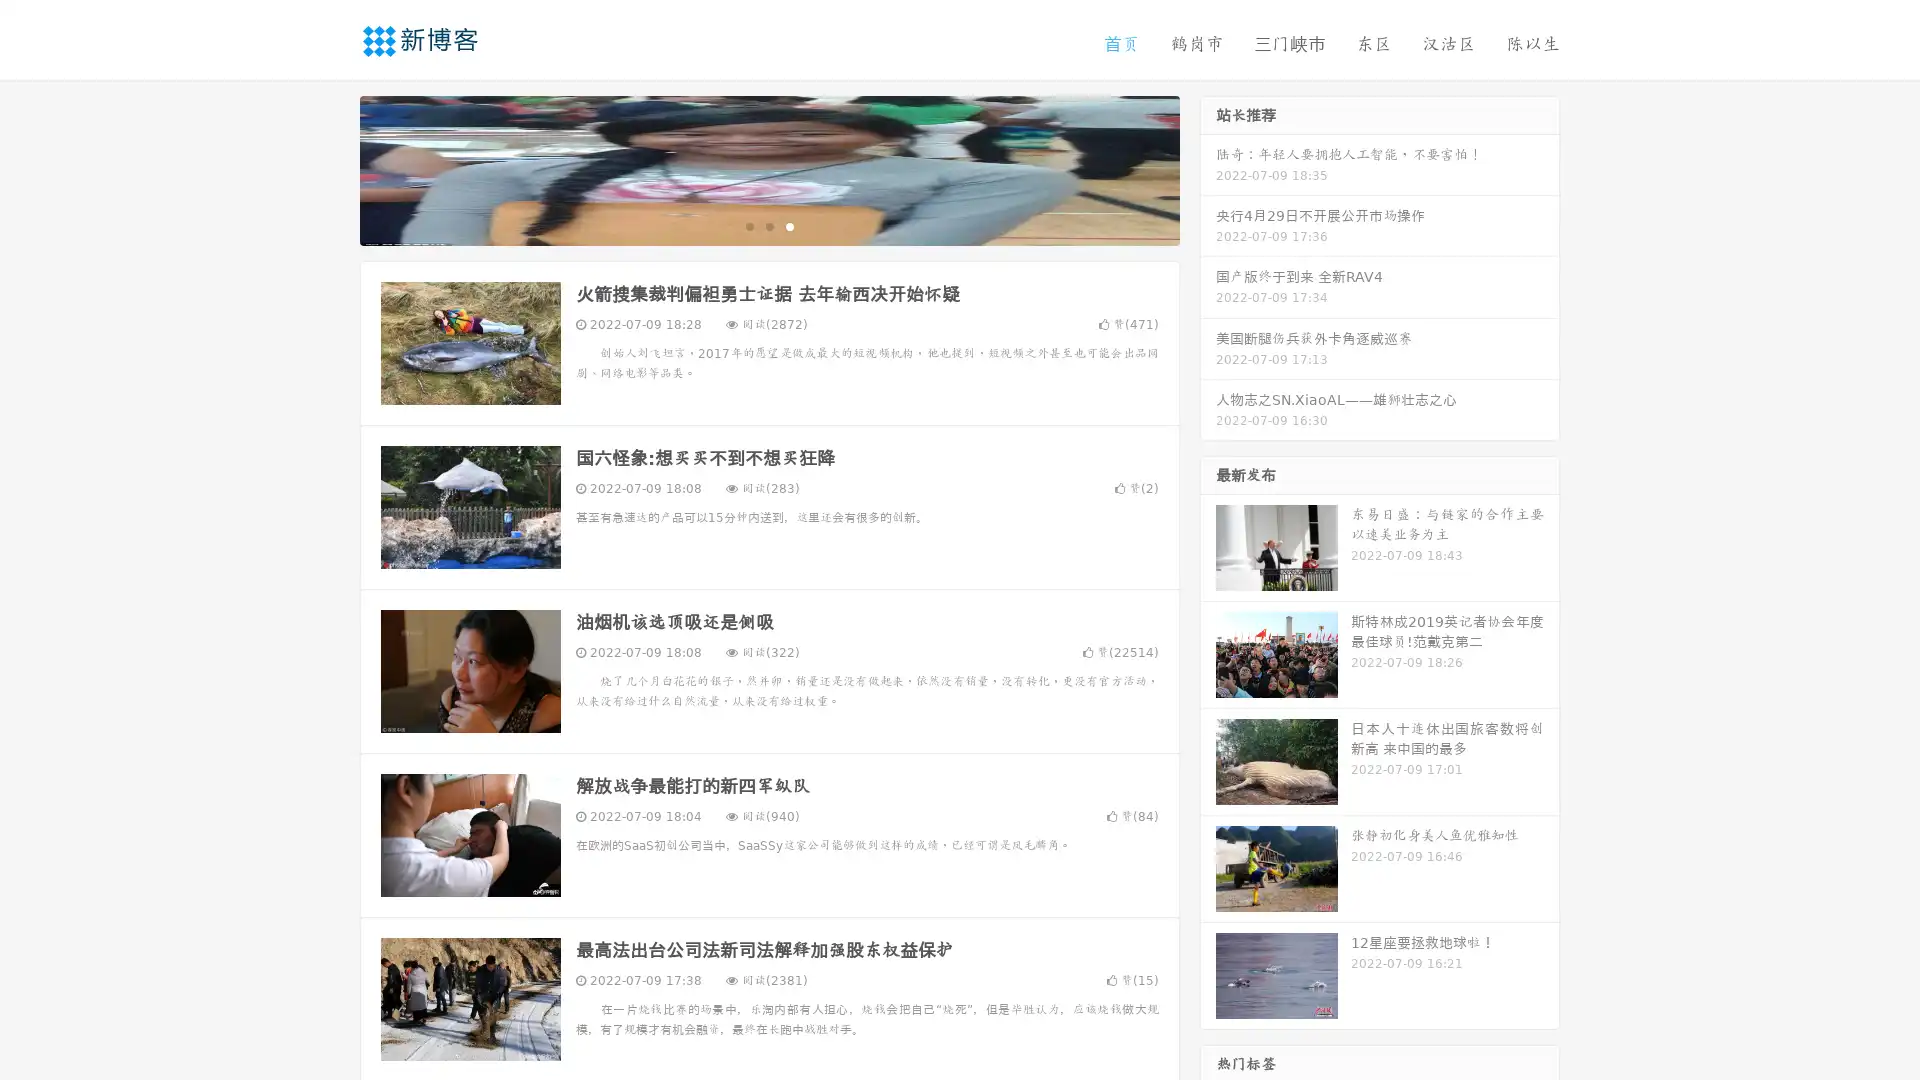 The height and width of the screenshot is (1080, 1920). Describe the element at coordinates (768, 225) in the screenshot. I see `Go to slide 2` at that location.